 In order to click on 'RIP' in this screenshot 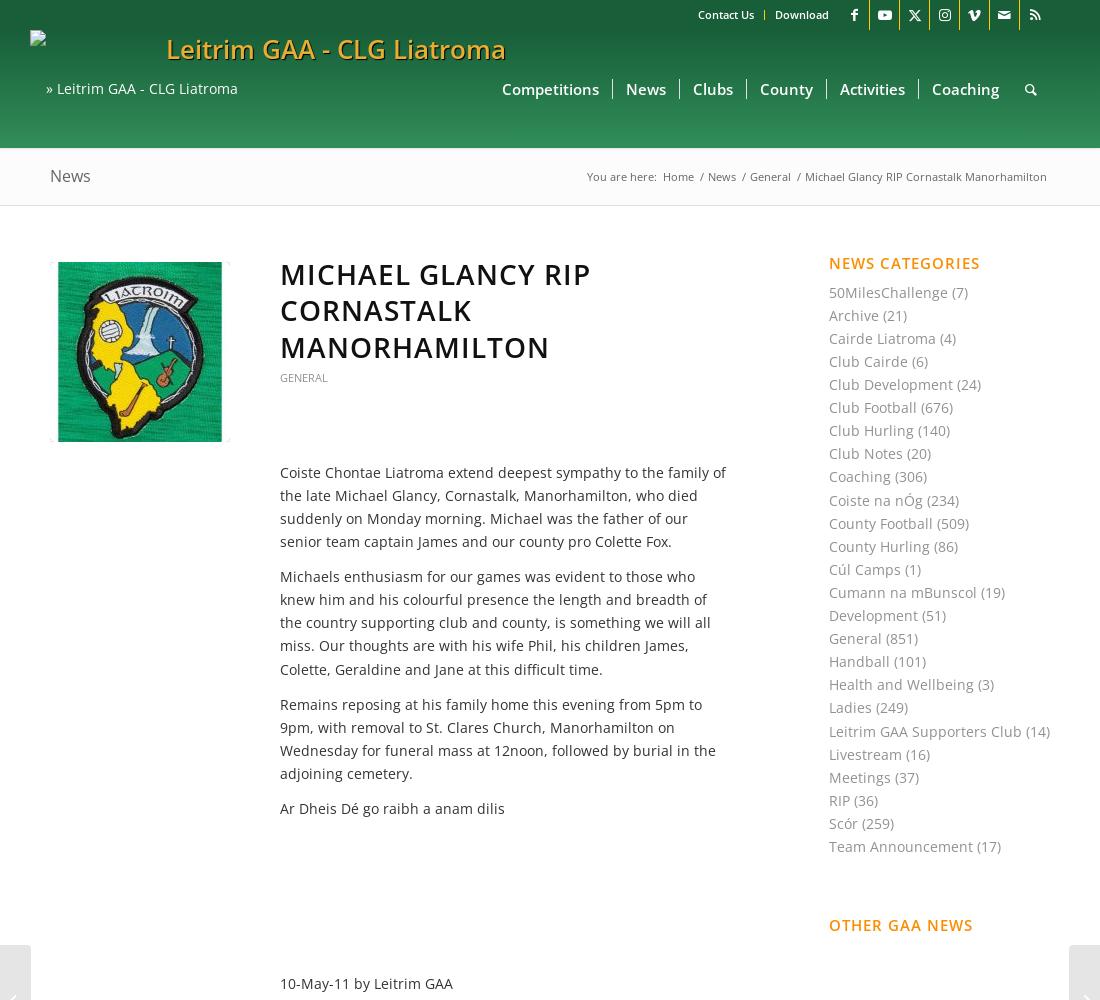, I will do `click(838, 799)`.